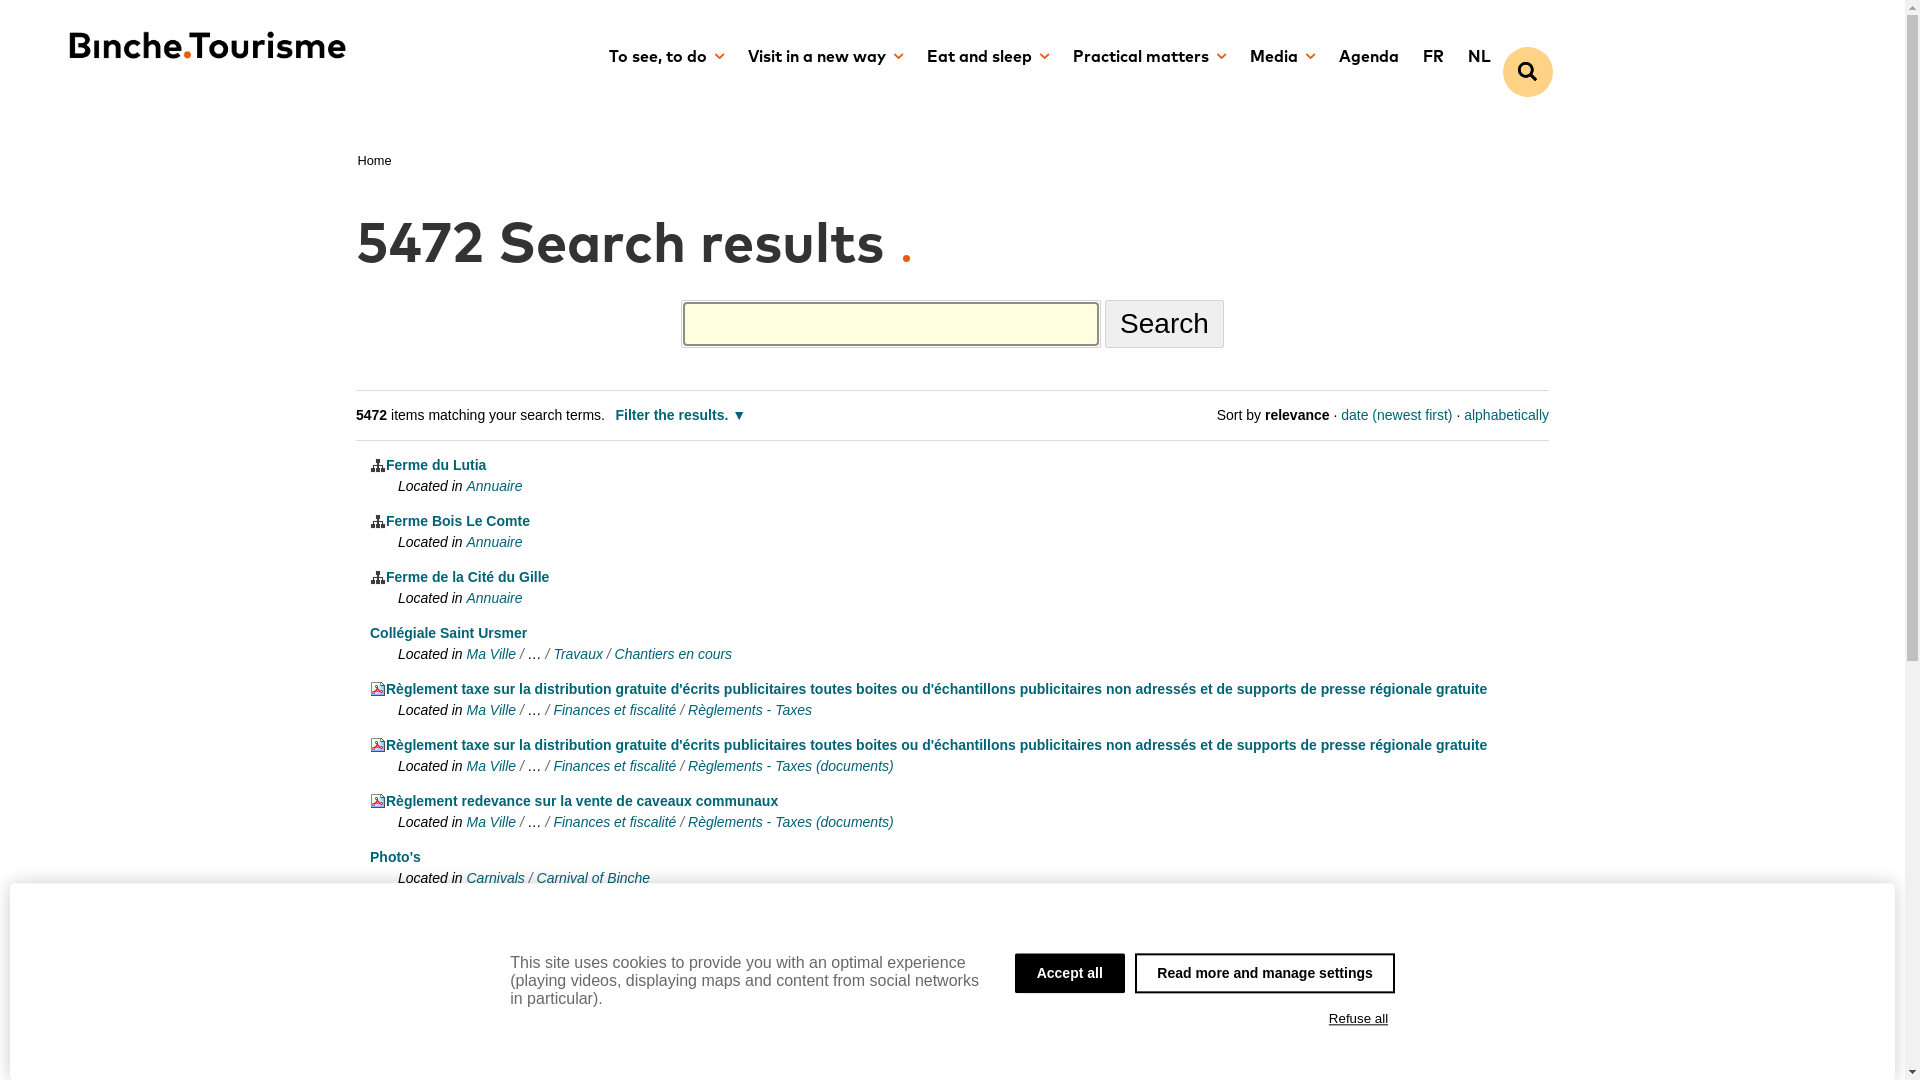  What do you see at coordinates (912, 56) in the screenshot?
I see `'Eat and sleep'` at bounding box center [912, 56].